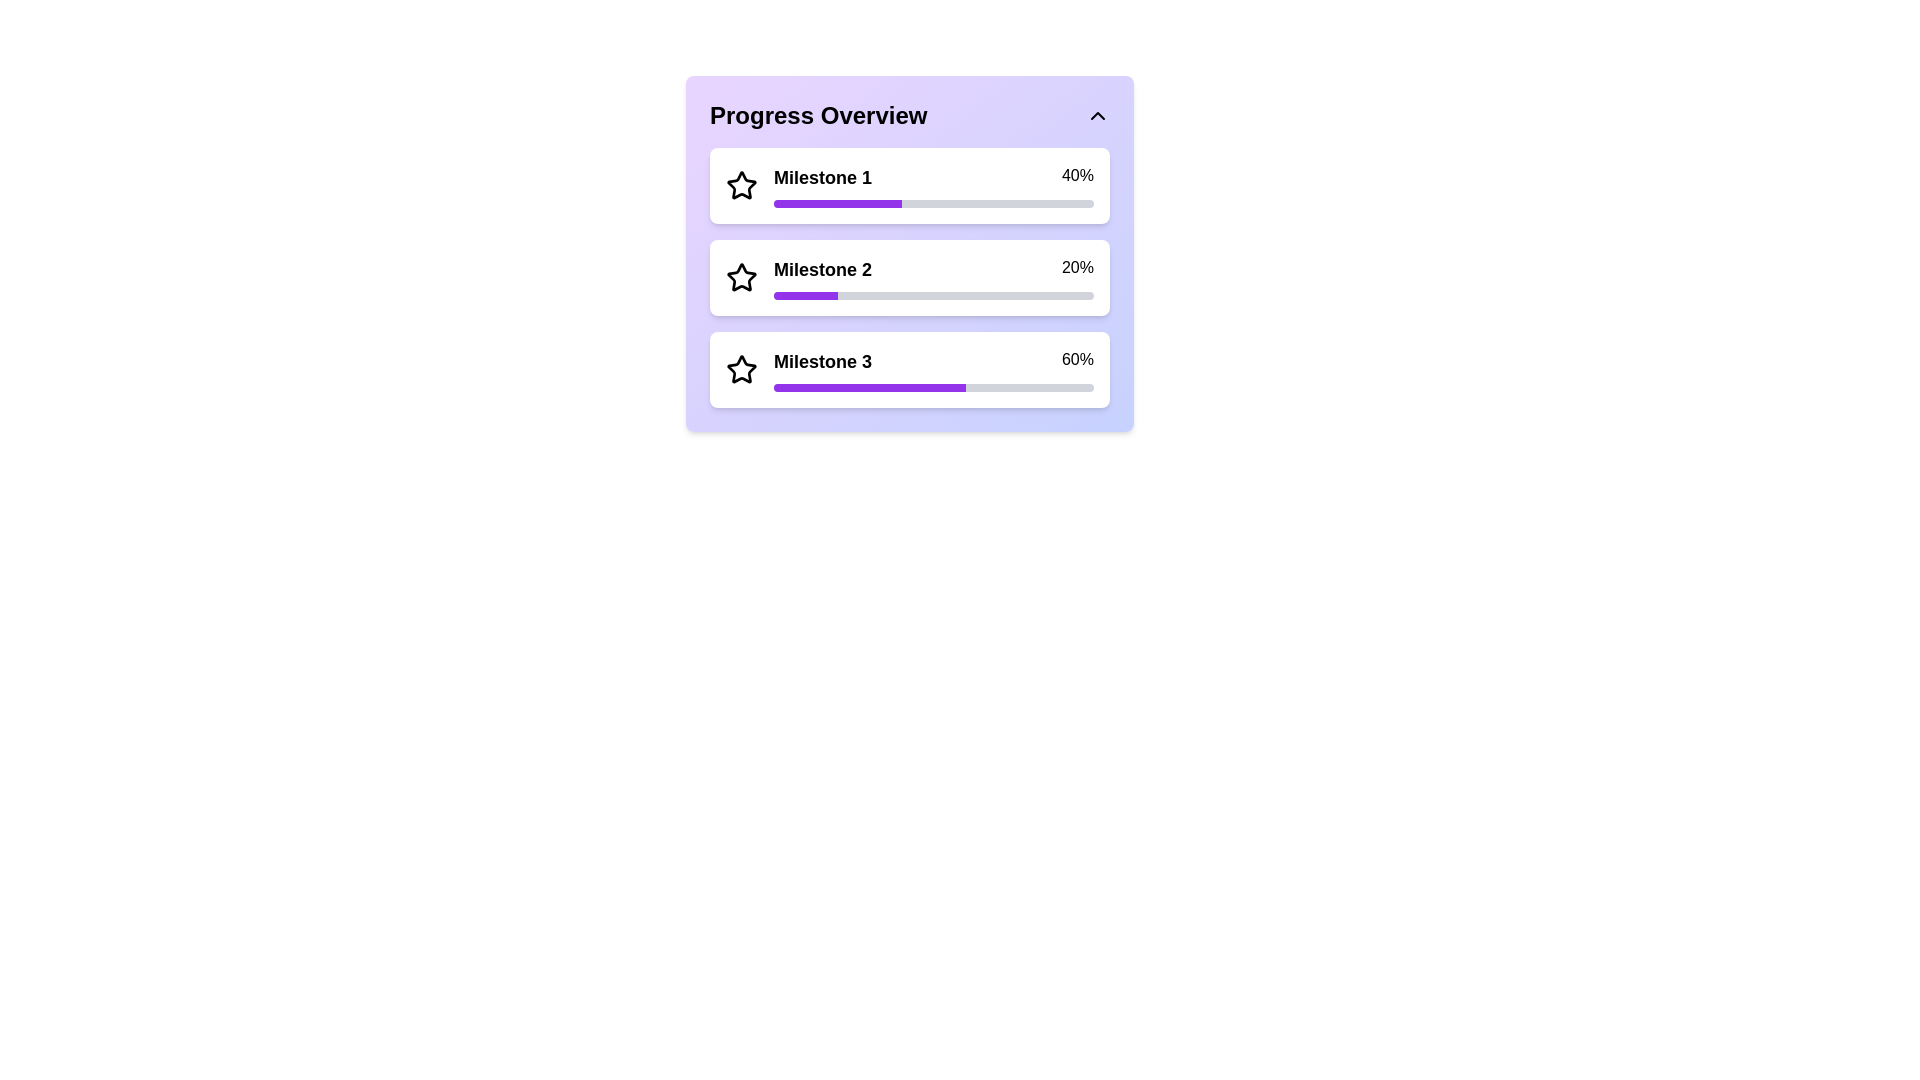  I want to click on the star-shaped icon representing 'Milestone 3' in the progress bar, which is the third item in the list, so click(741, 370).